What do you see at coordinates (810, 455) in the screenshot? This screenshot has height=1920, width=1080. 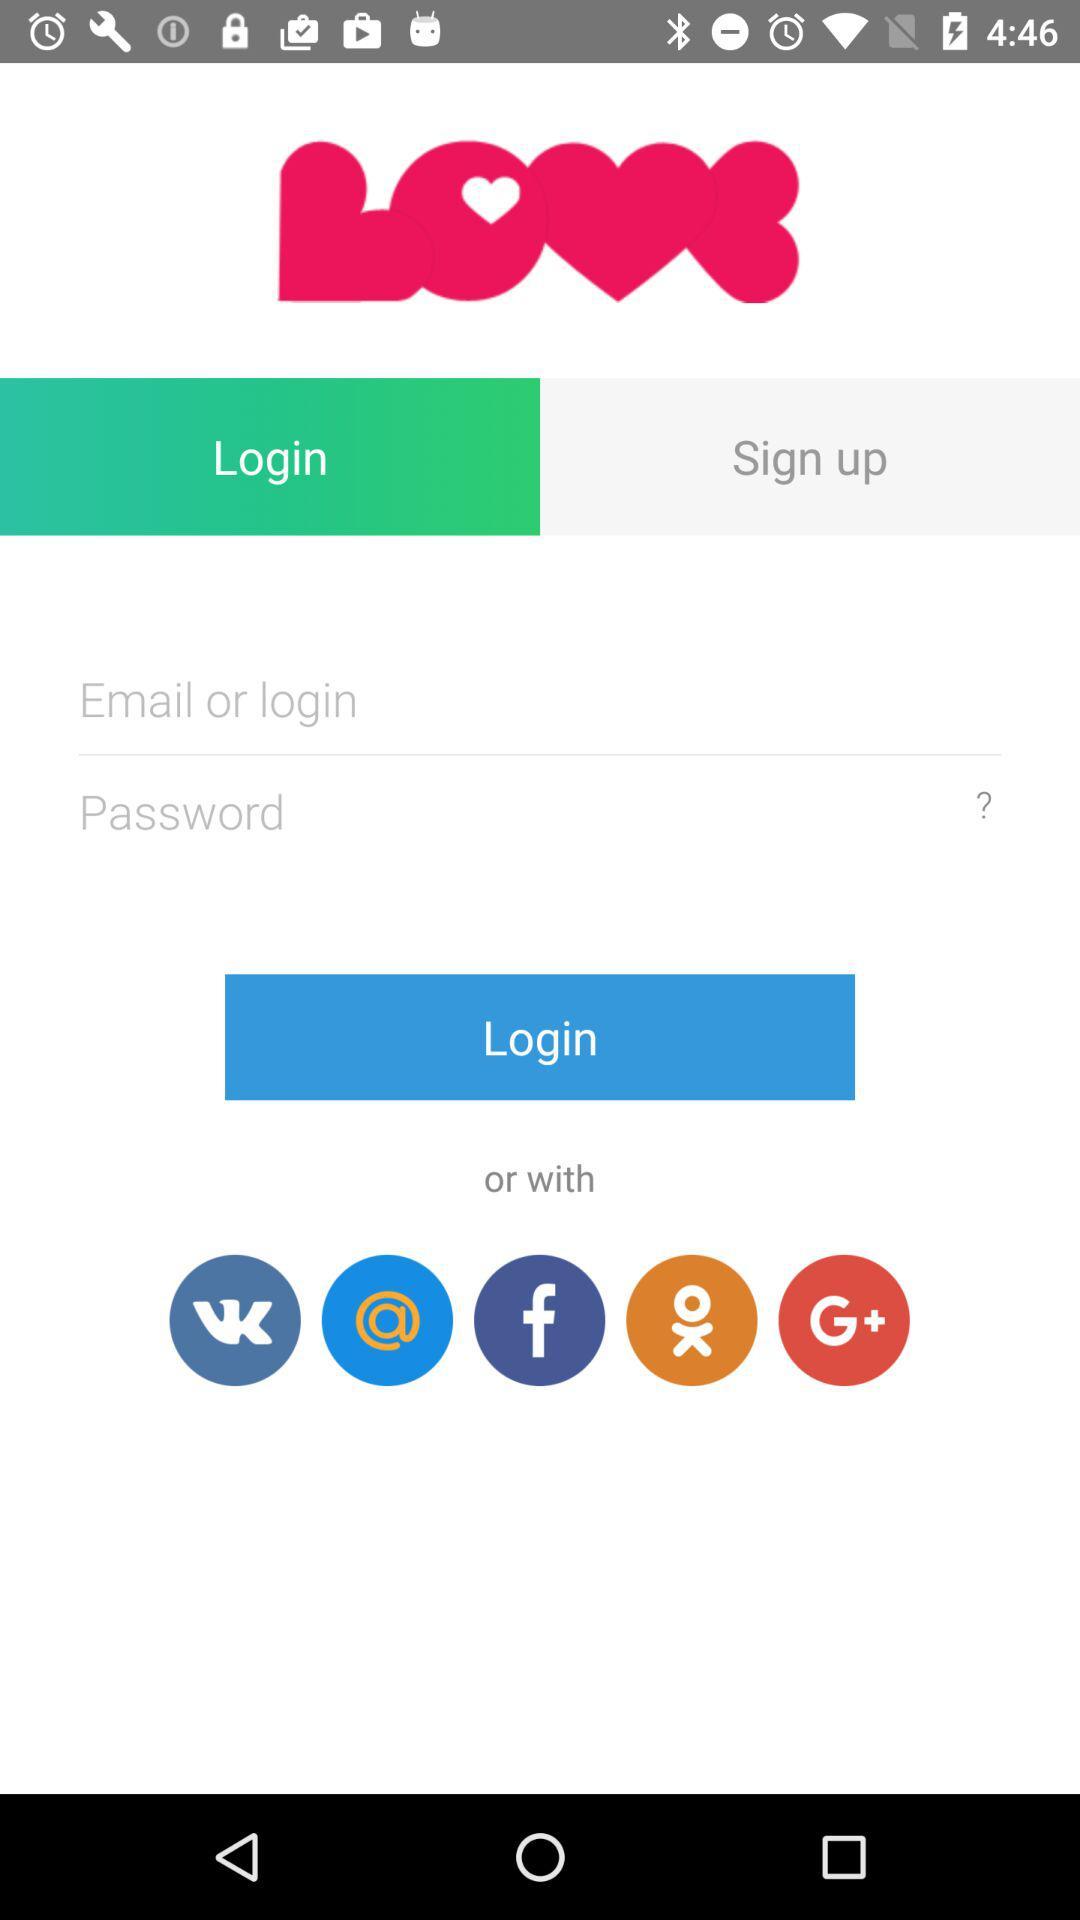 I see `sign up` at bounding box center [810, 455].